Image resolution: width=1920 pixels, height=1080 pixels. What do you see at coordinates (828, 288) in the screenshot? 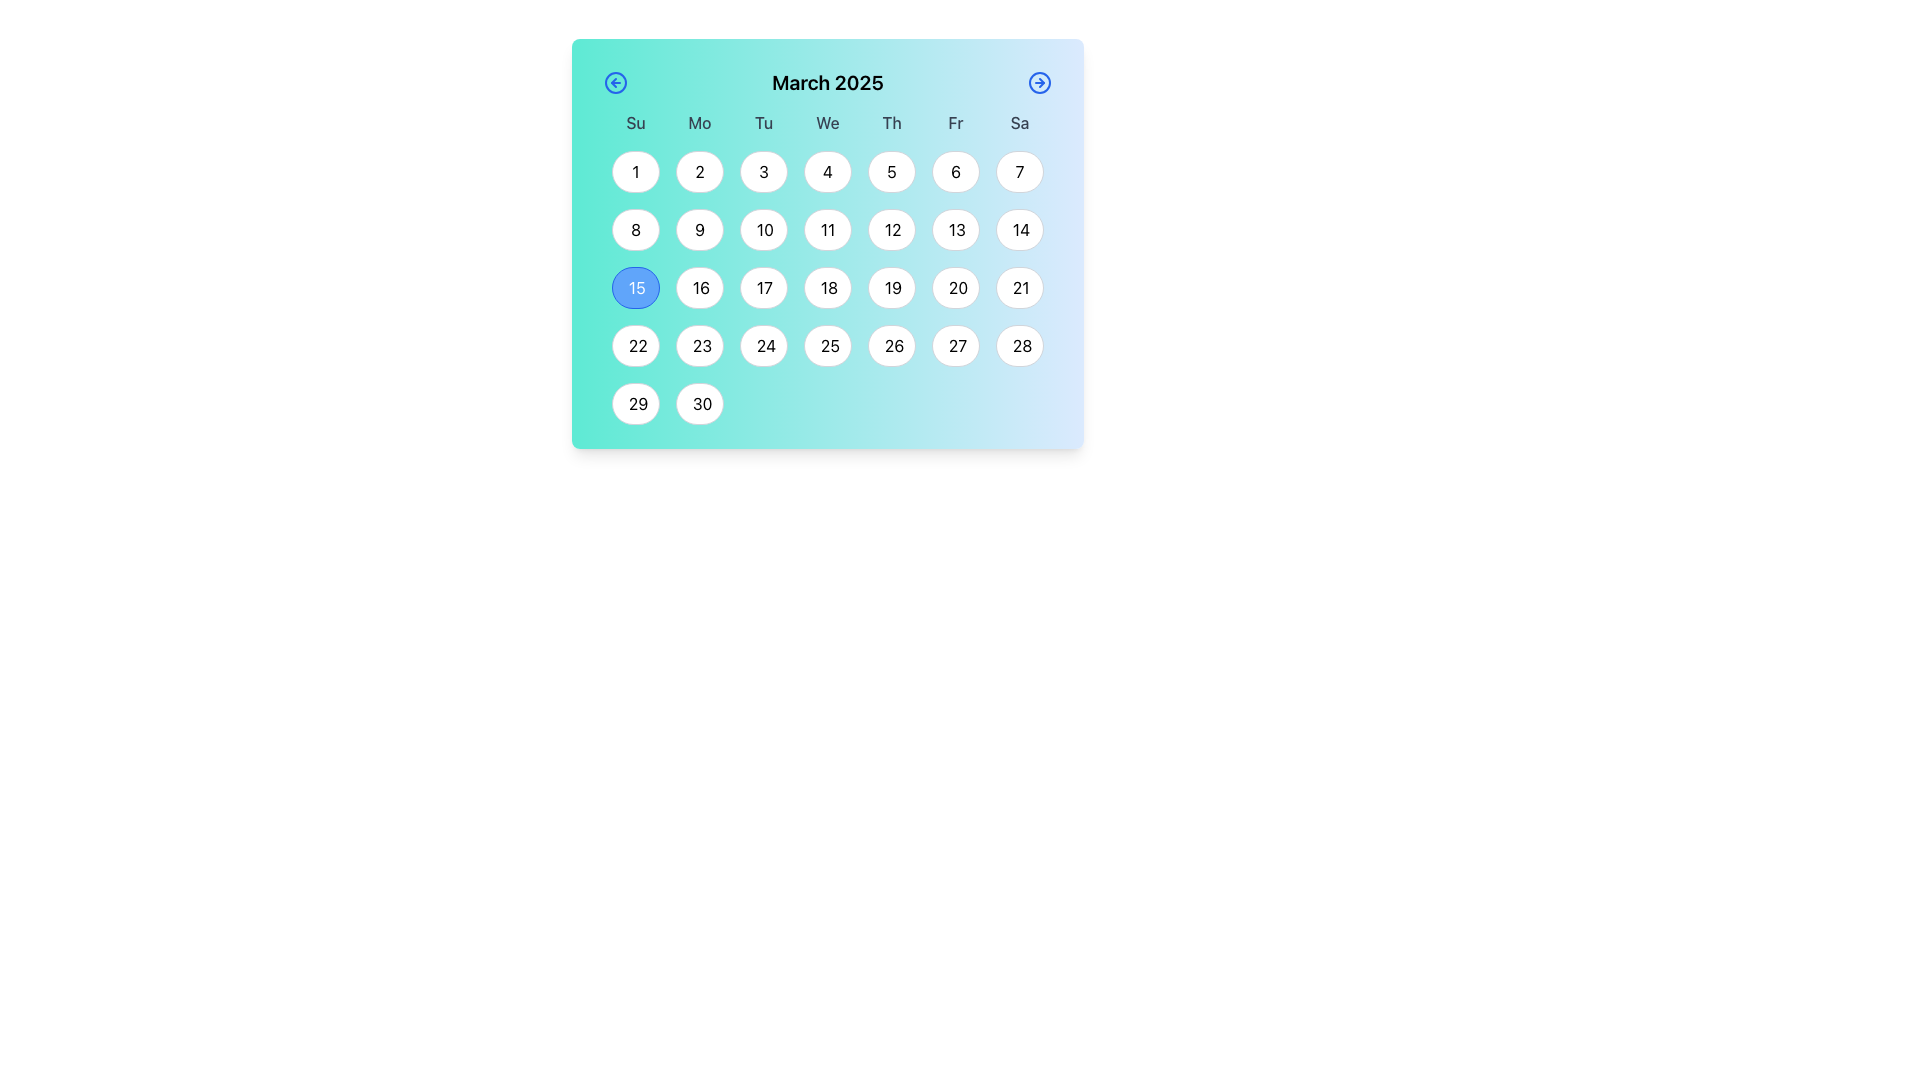
I see `the rounded button displaying the number '18'` at bounding box center [828, 288].